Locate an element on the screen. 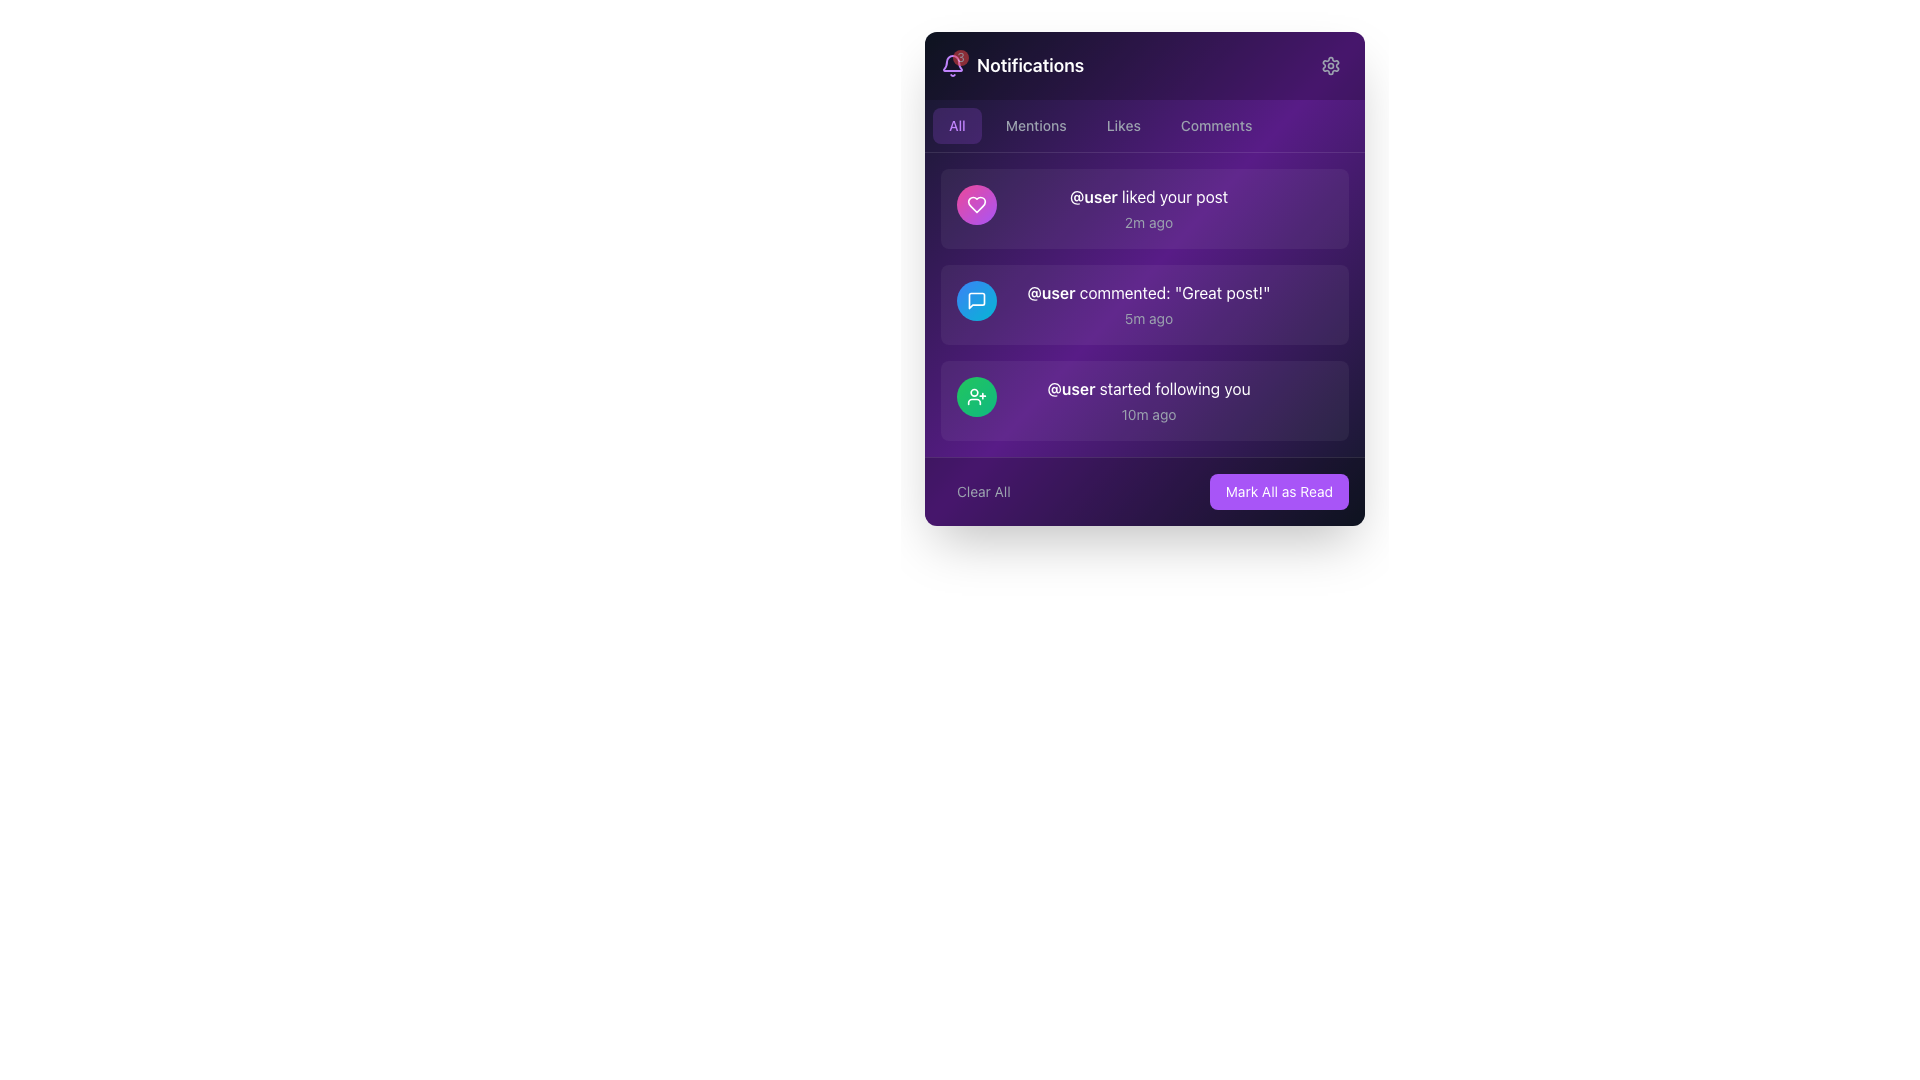 Image resolution: width=1920 pixels, height=1080 pixels. header text label in the top-right corner of the notification dialog box to understand the section's purpose is located at coordinates (1030, 64).